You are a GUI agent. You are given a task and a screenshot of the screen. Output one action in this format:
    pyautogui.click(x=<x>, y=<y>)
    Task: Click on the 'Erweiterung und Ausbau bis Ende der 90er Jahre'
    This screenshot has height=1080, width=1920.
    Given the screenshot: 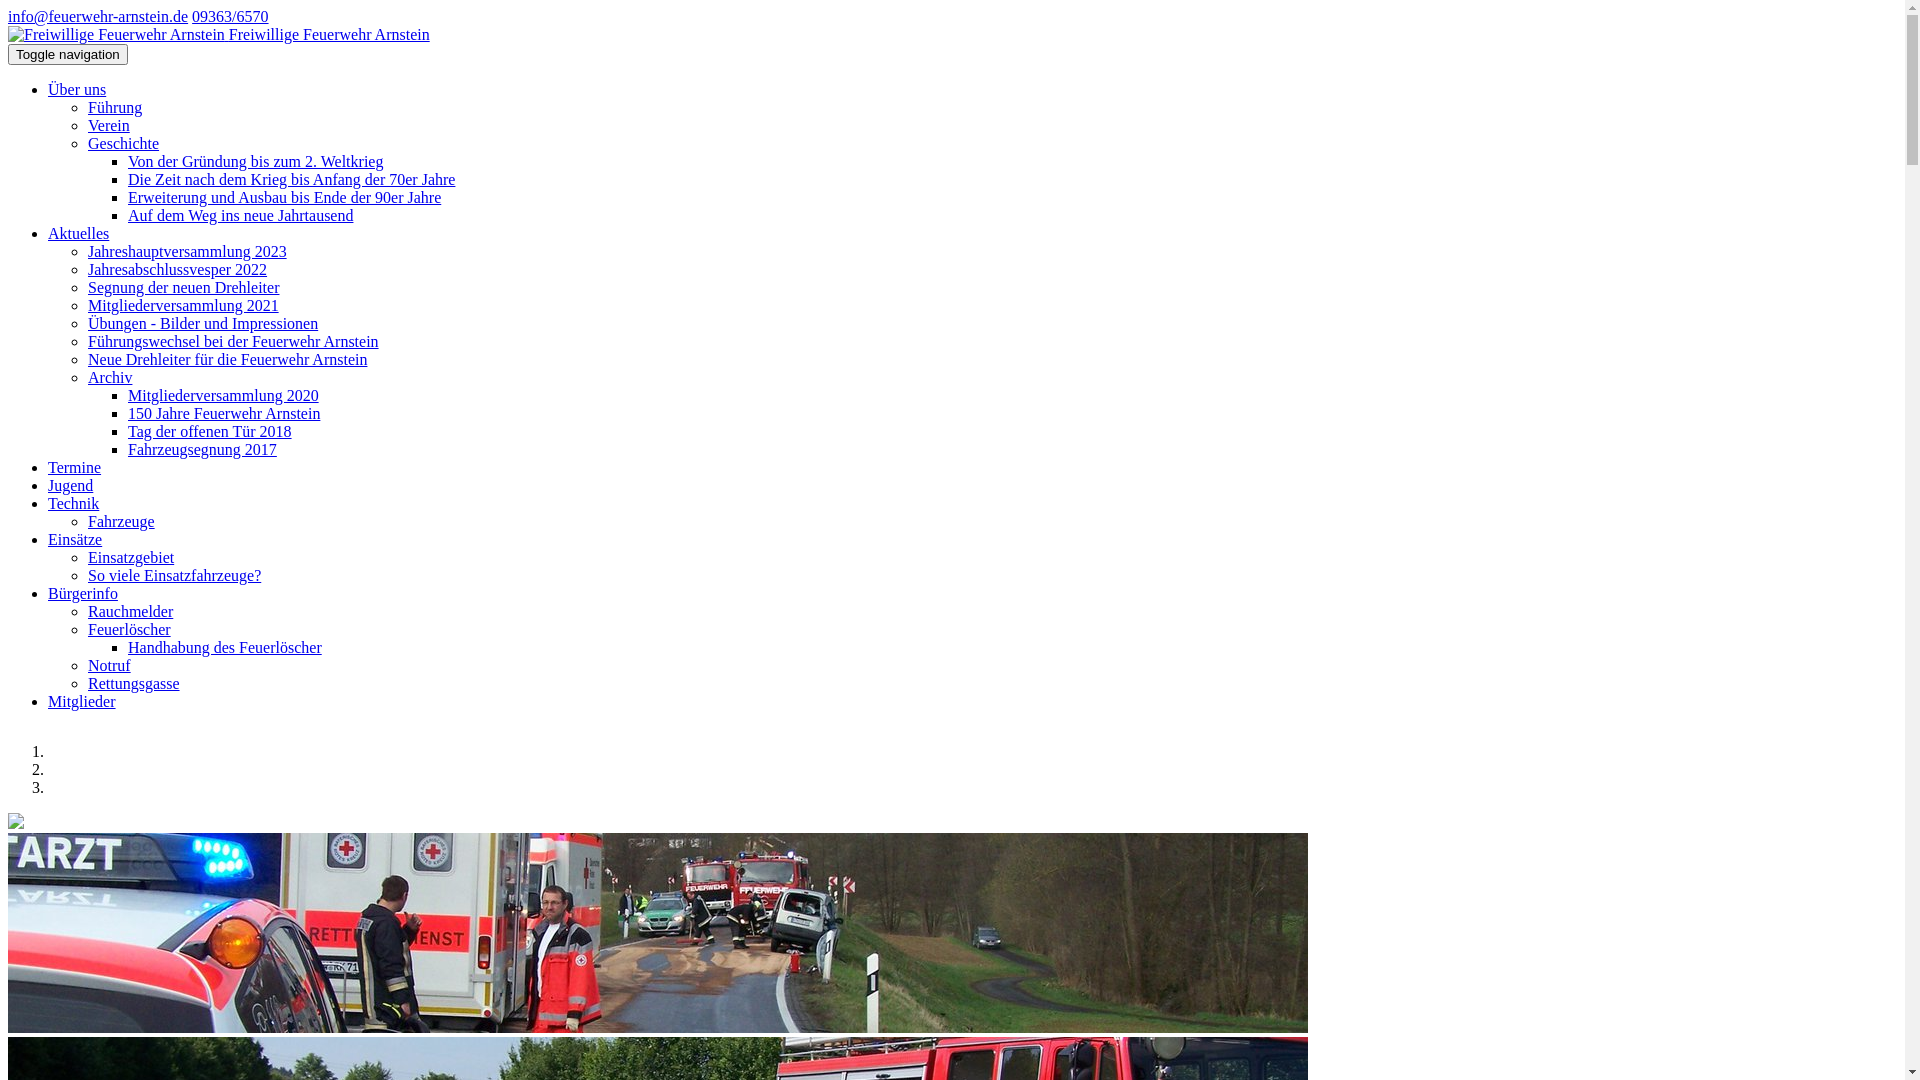 What is the action you would take?
    pyautogui.click(x=283, y=197)
    